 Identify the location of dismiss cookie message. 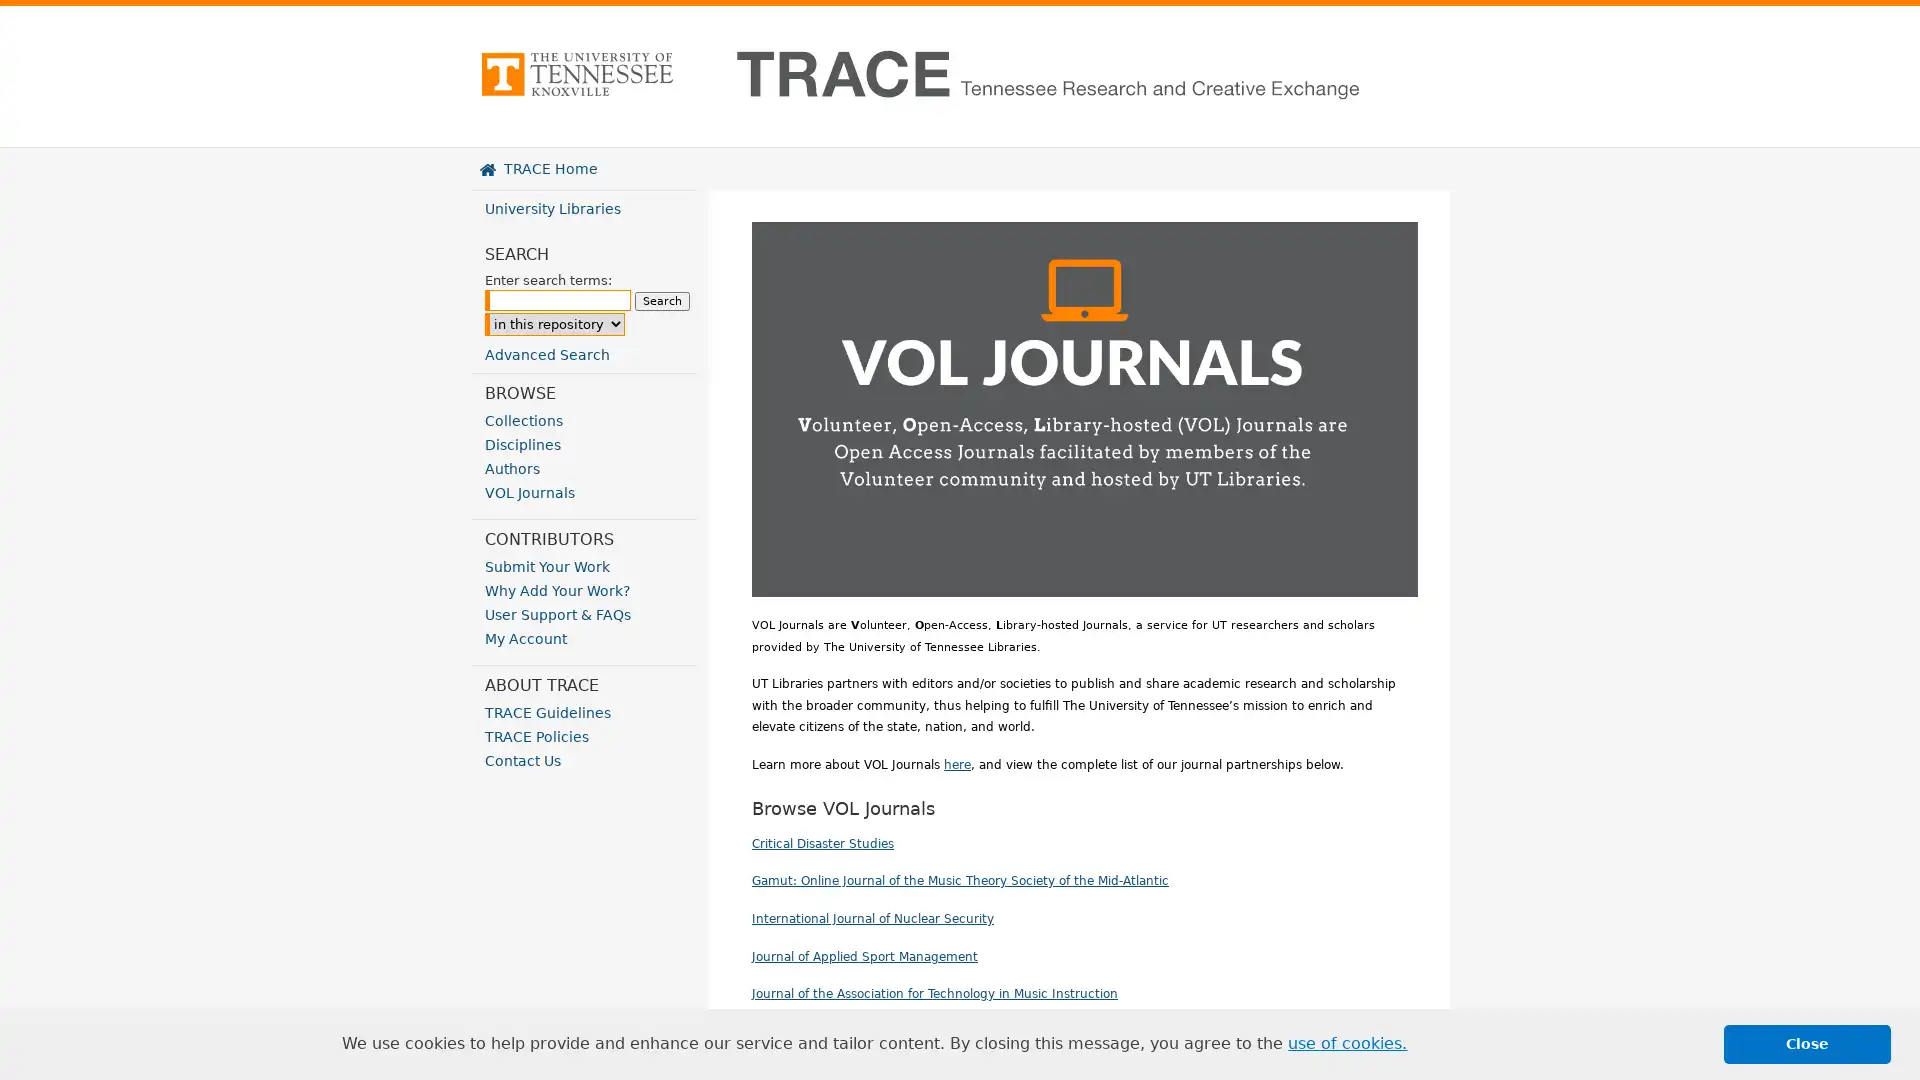
(1807, 1043).